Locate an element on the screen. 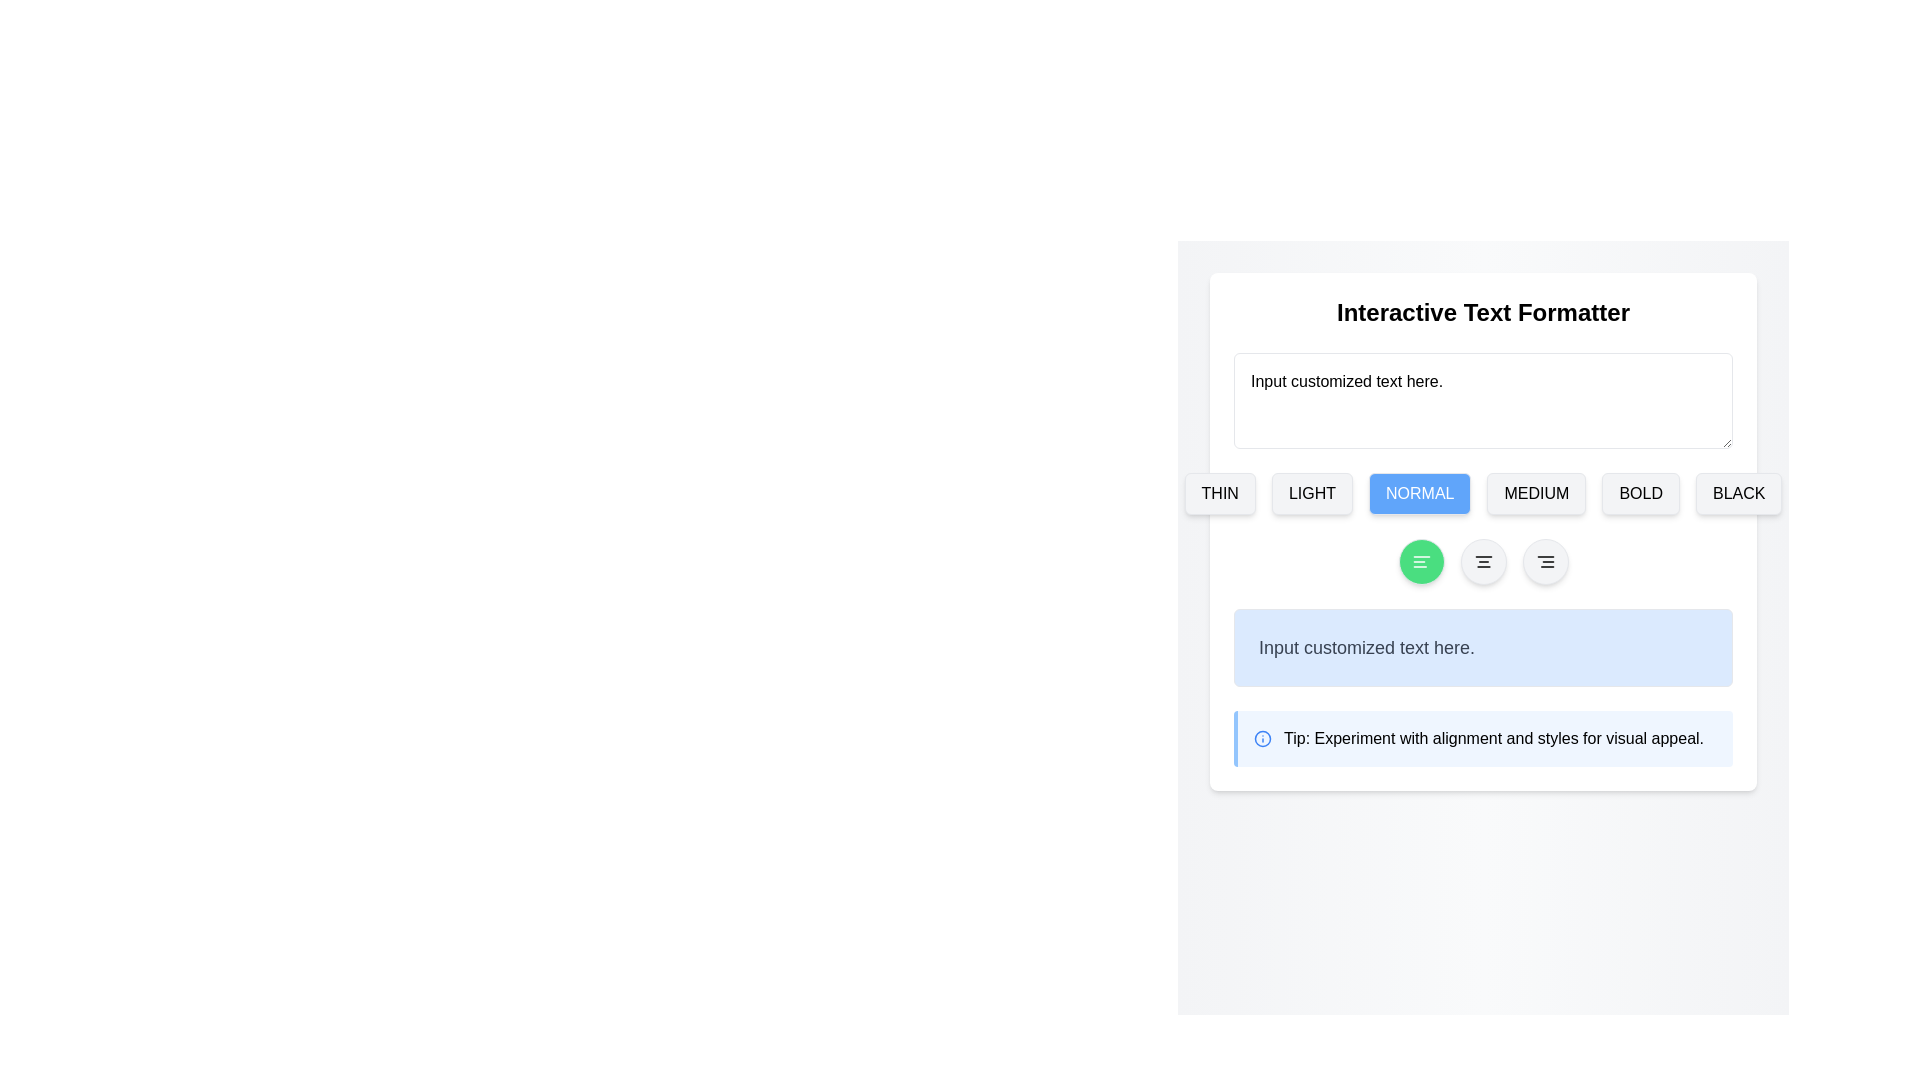 This screenshot has height=1080, width=1920. the circular border of the info icon, which is visually represented adjacent to the text 'Tip: Experiment with alignment and styles for visual appeal.' is located at coordinates (1261, 739).